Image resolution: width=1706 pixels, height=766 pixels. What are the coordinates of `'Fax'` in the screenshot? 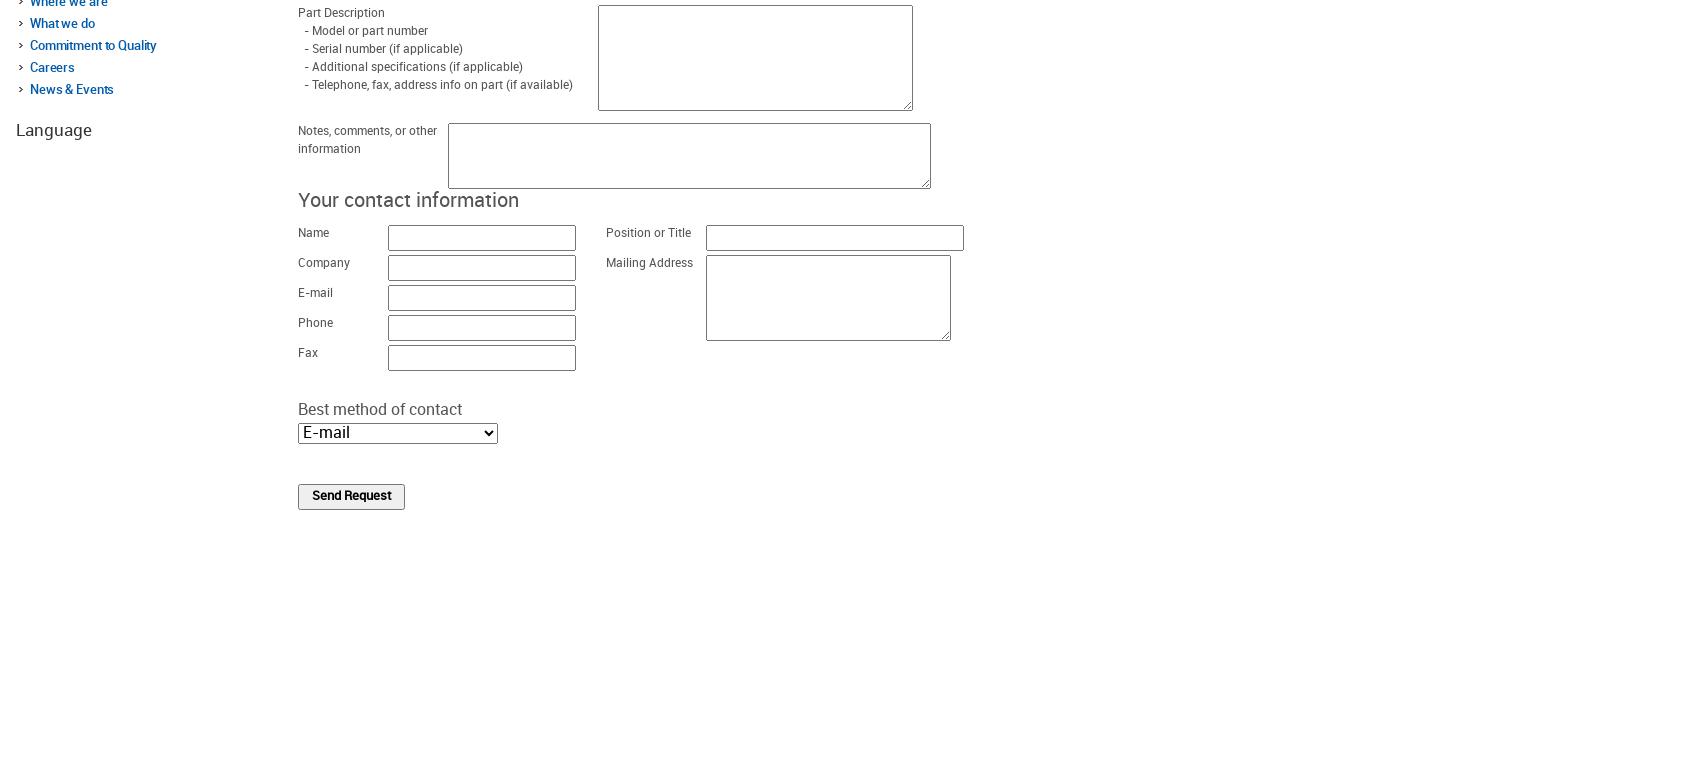 It's located at (307, 353).